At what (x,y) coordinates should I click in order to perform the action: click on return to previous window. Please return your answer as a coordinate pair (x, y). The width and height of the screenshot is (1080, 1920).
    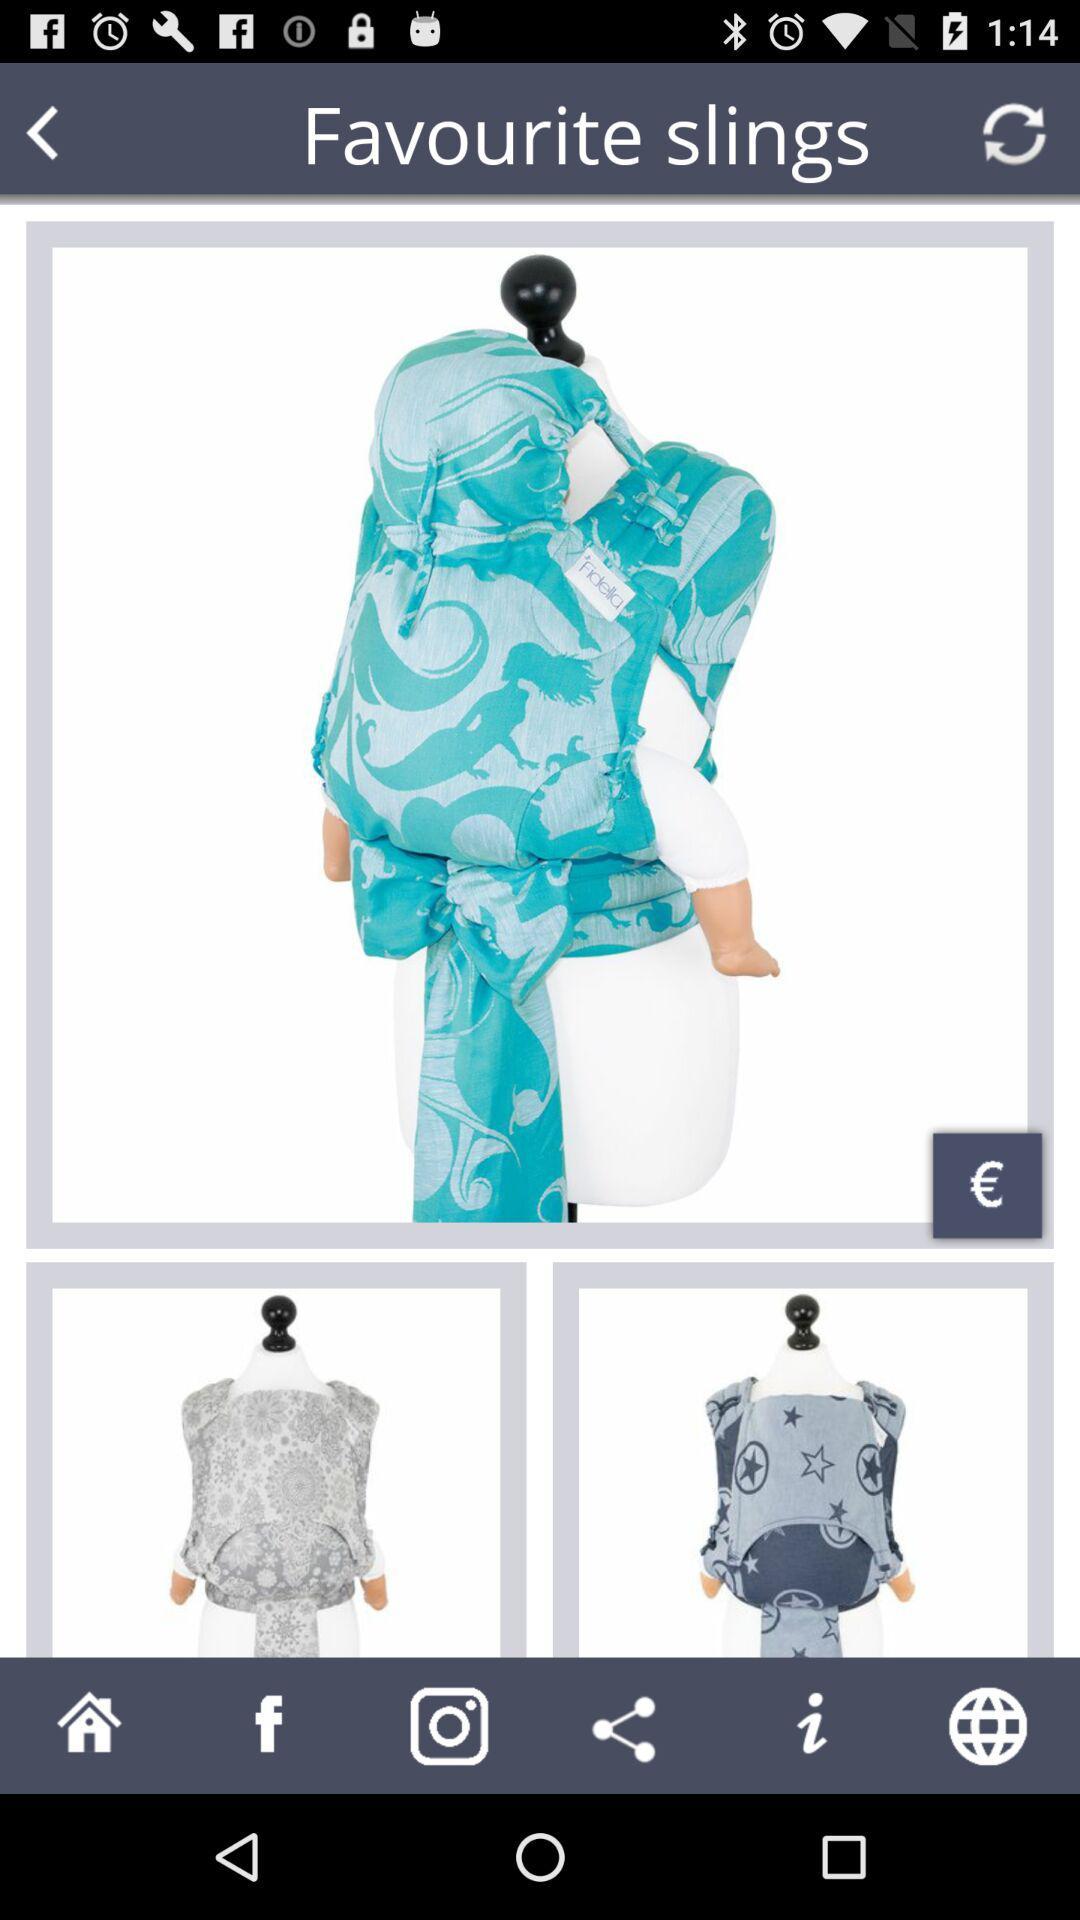
    Looking at the image, I should click on (80, 132).